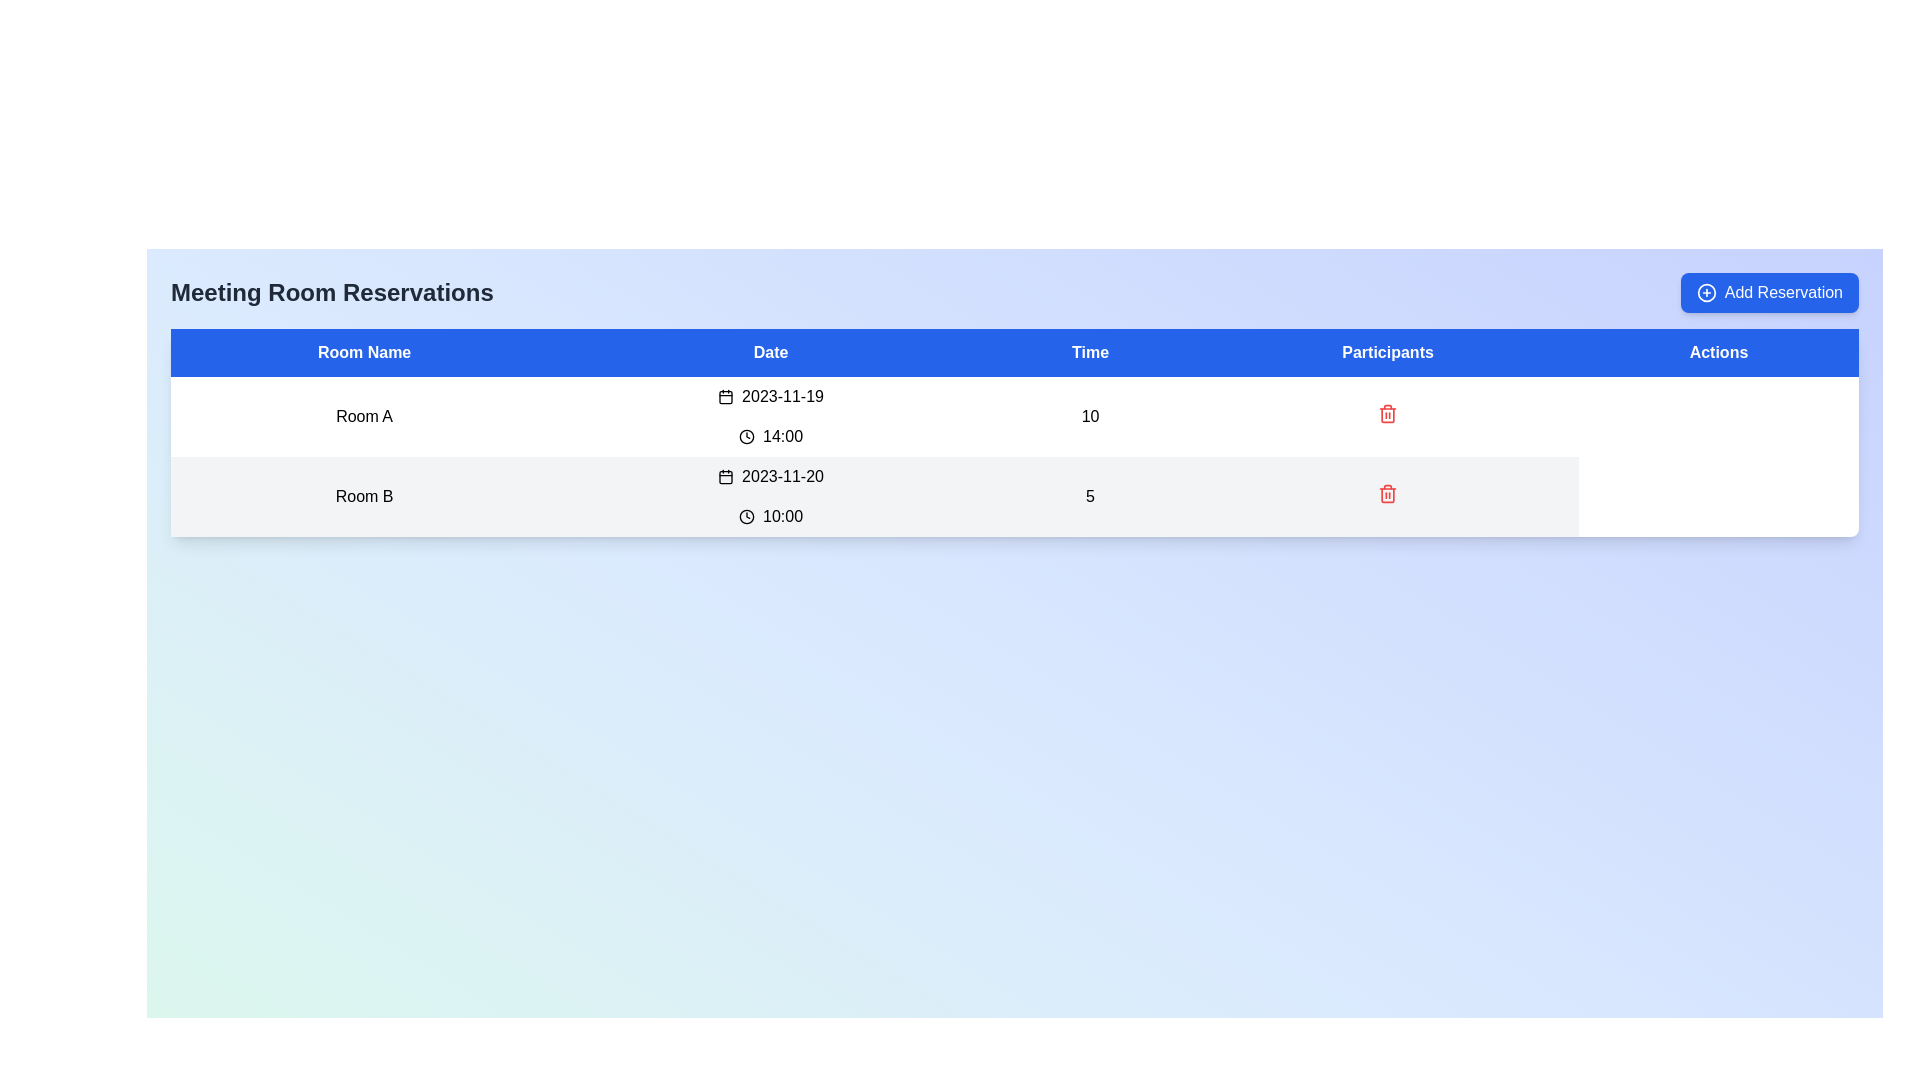 Image resolution: width=1920 pixels, height=1080 pixels. Describe the element at coordinates (1014, 415) in the screenshot. I see `the reservation details row for 'Room A' in the data table` at that location.